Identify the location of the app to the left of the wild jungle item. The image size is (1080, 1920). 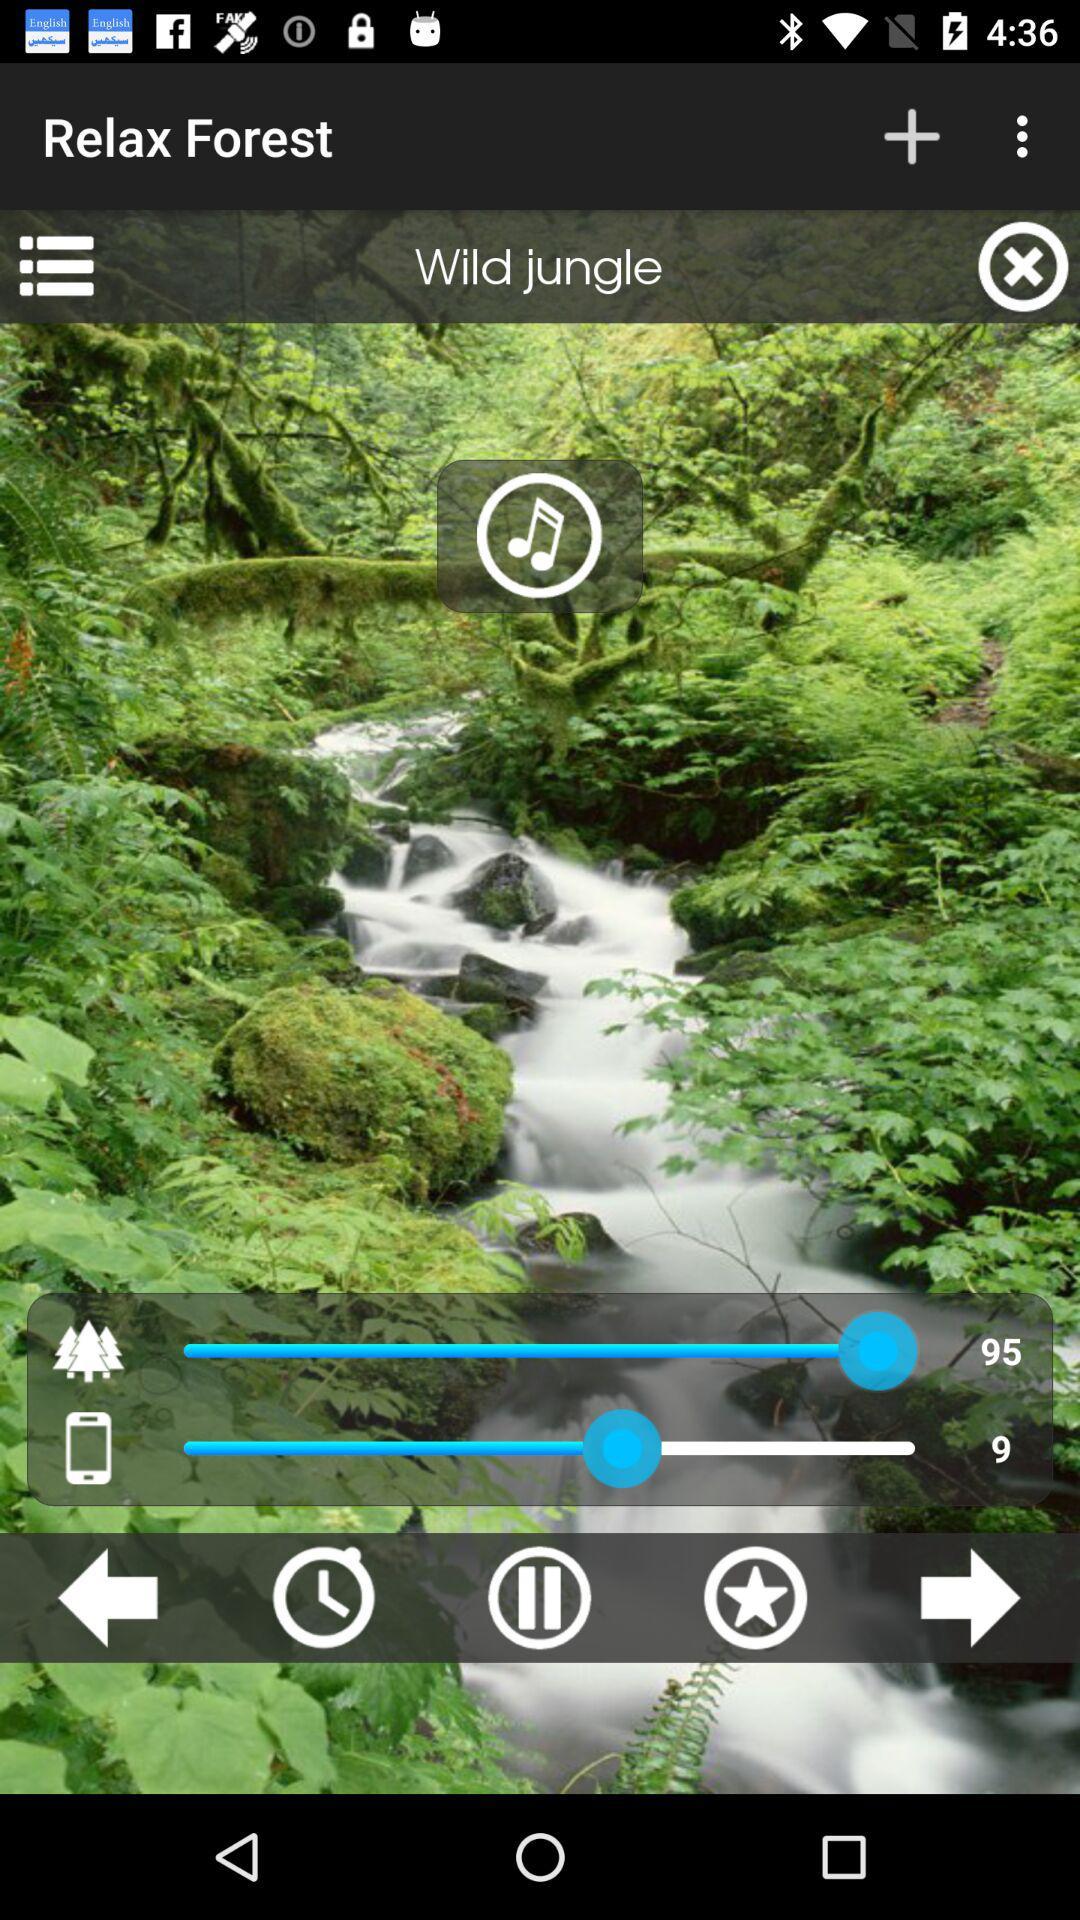
(55, 265).